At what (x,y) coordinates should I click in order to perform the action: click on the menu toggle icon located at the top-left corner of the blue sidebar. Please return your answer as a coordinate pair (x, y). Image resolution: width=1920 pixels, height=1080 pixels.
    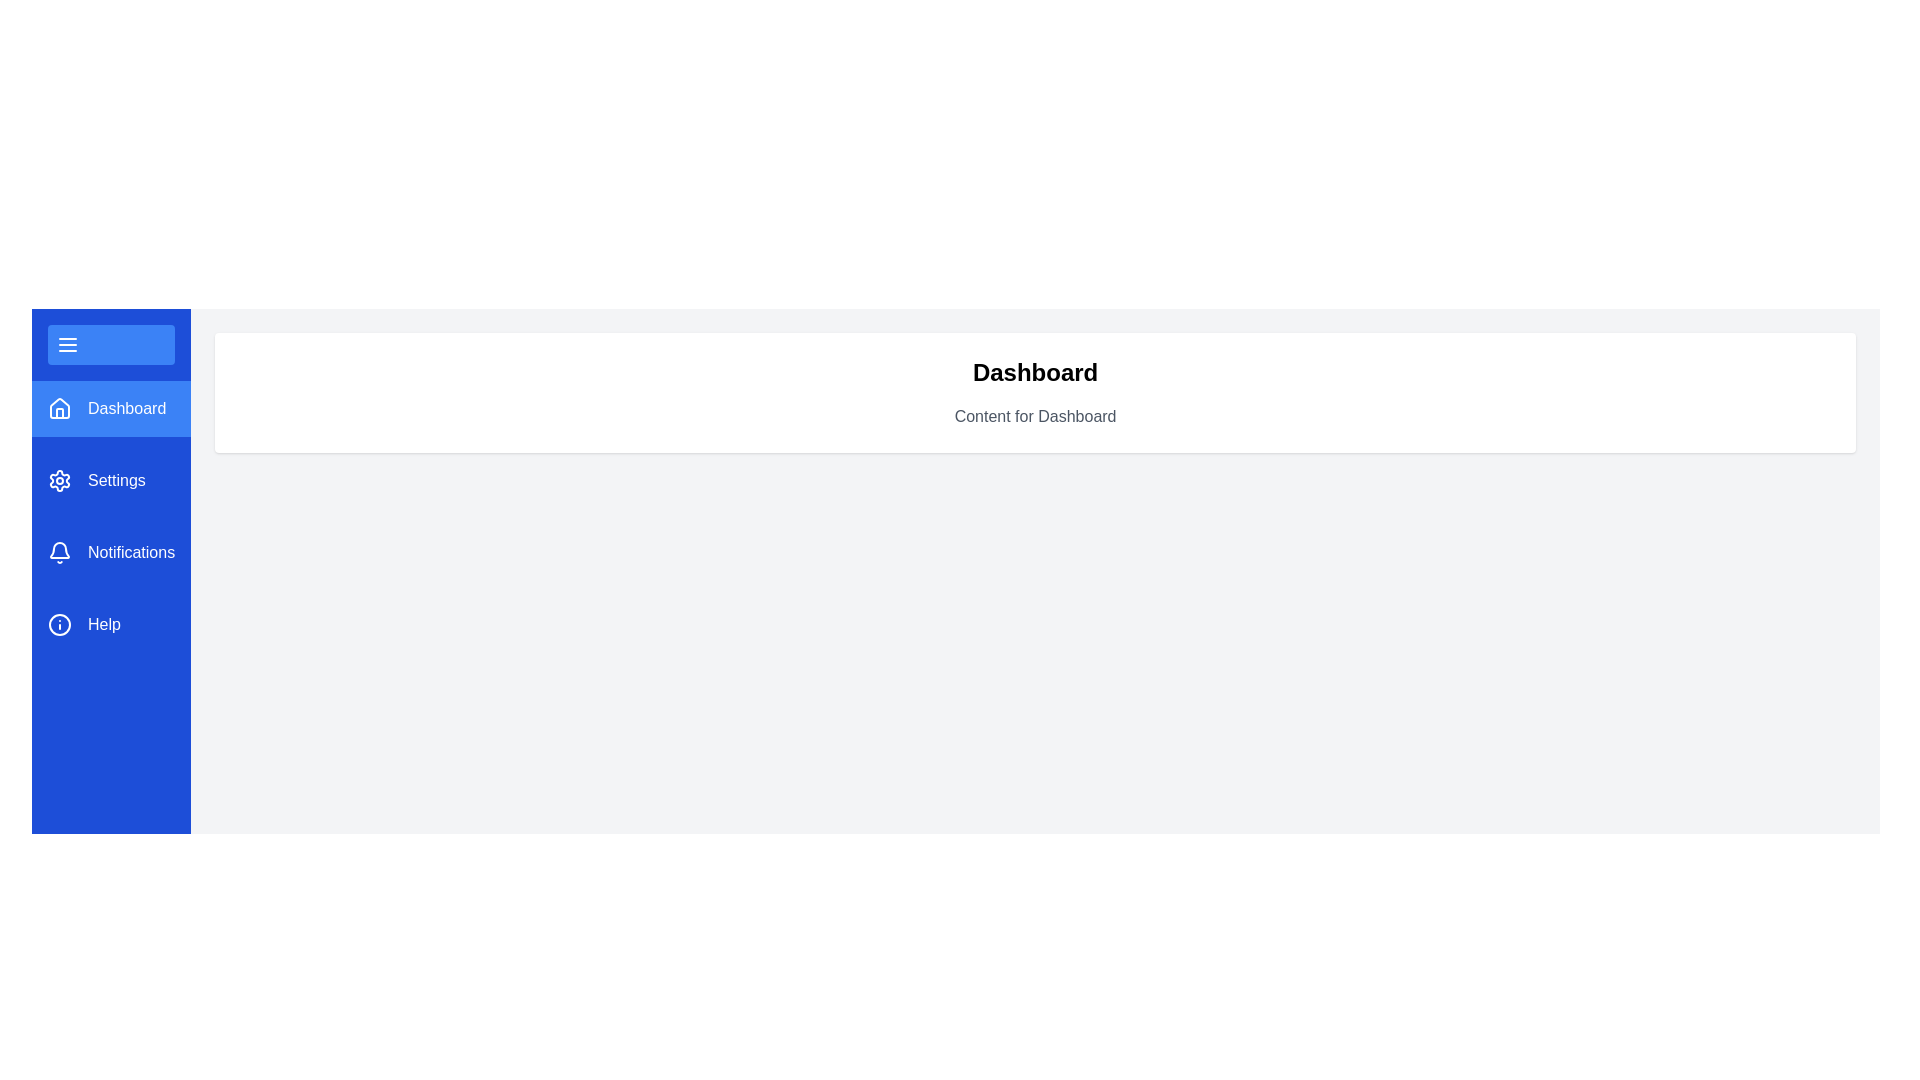
    Looking at the image, I should click on (67, 343).